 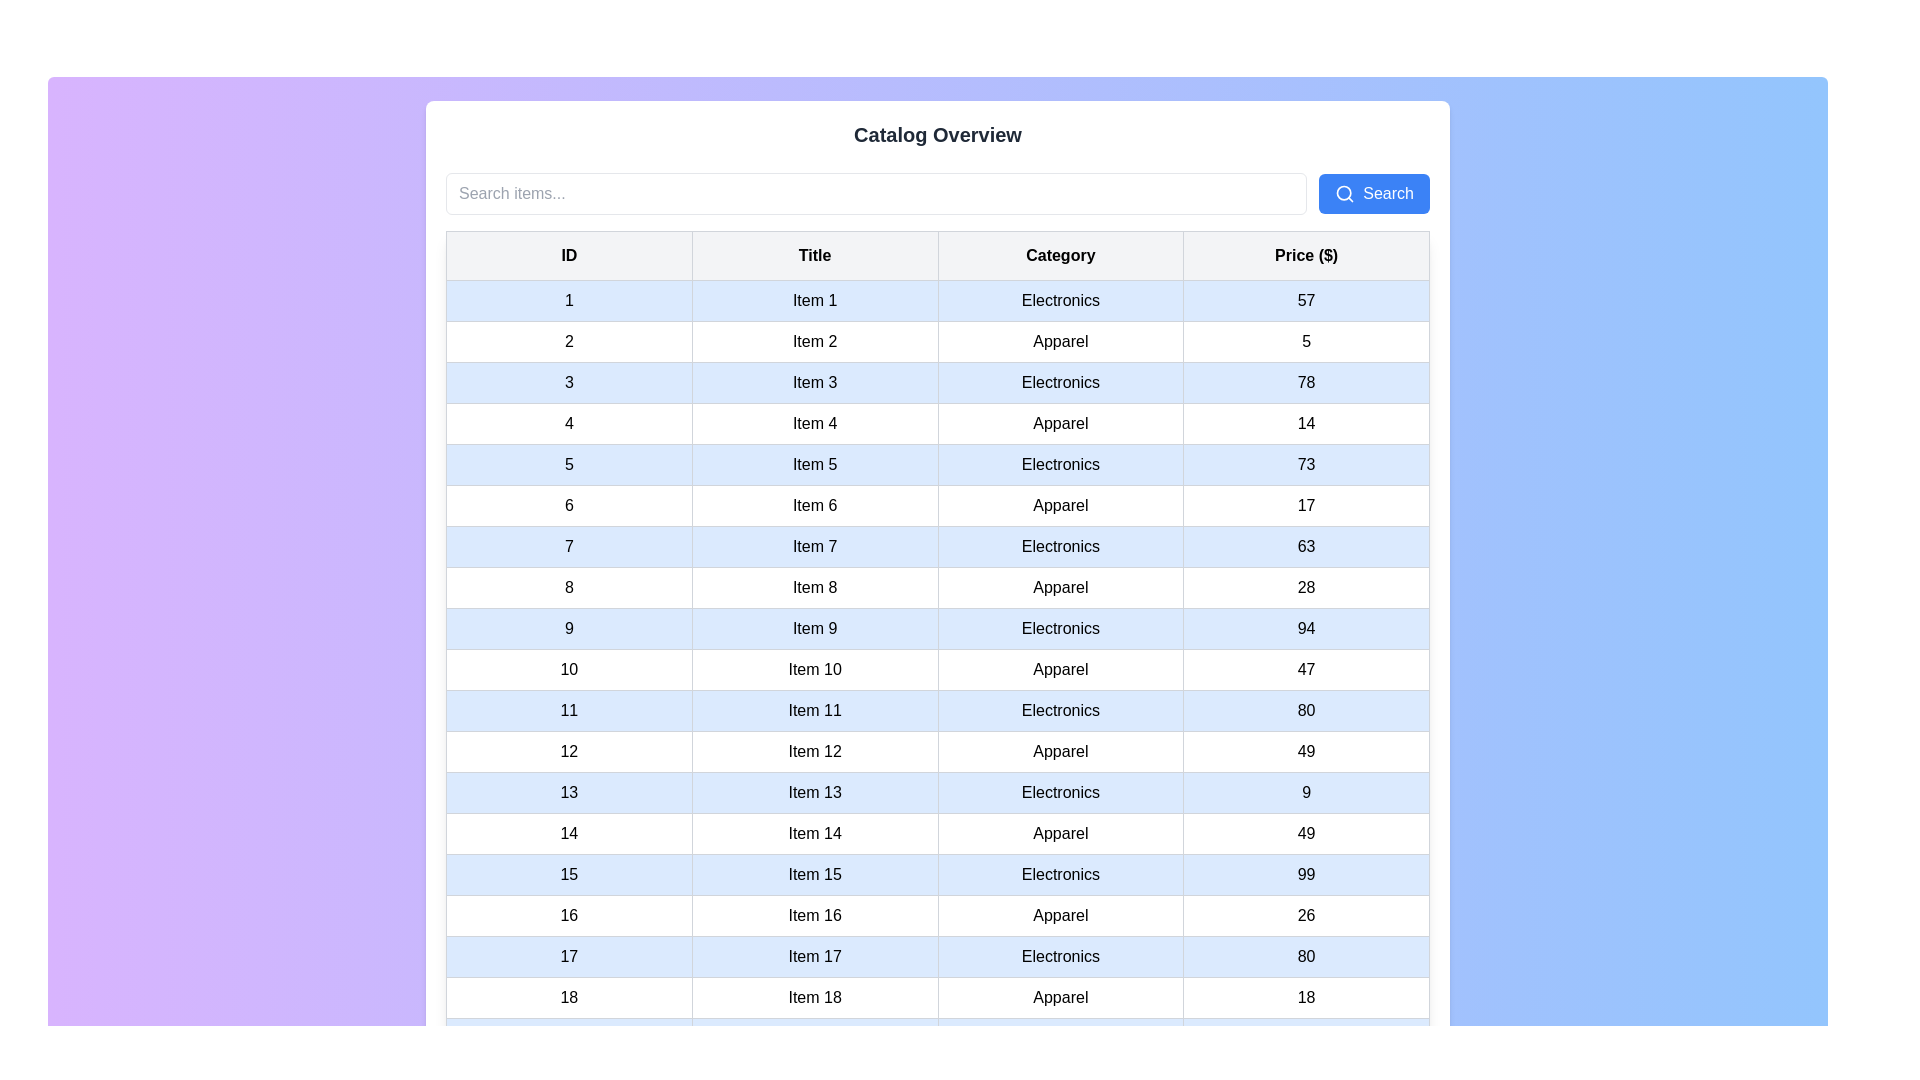 I want to click on the static text element labeled 'Electronics' with a light blue background, located in the 'Category' column of 'Item 9' row, so click(x=1059, y=627).